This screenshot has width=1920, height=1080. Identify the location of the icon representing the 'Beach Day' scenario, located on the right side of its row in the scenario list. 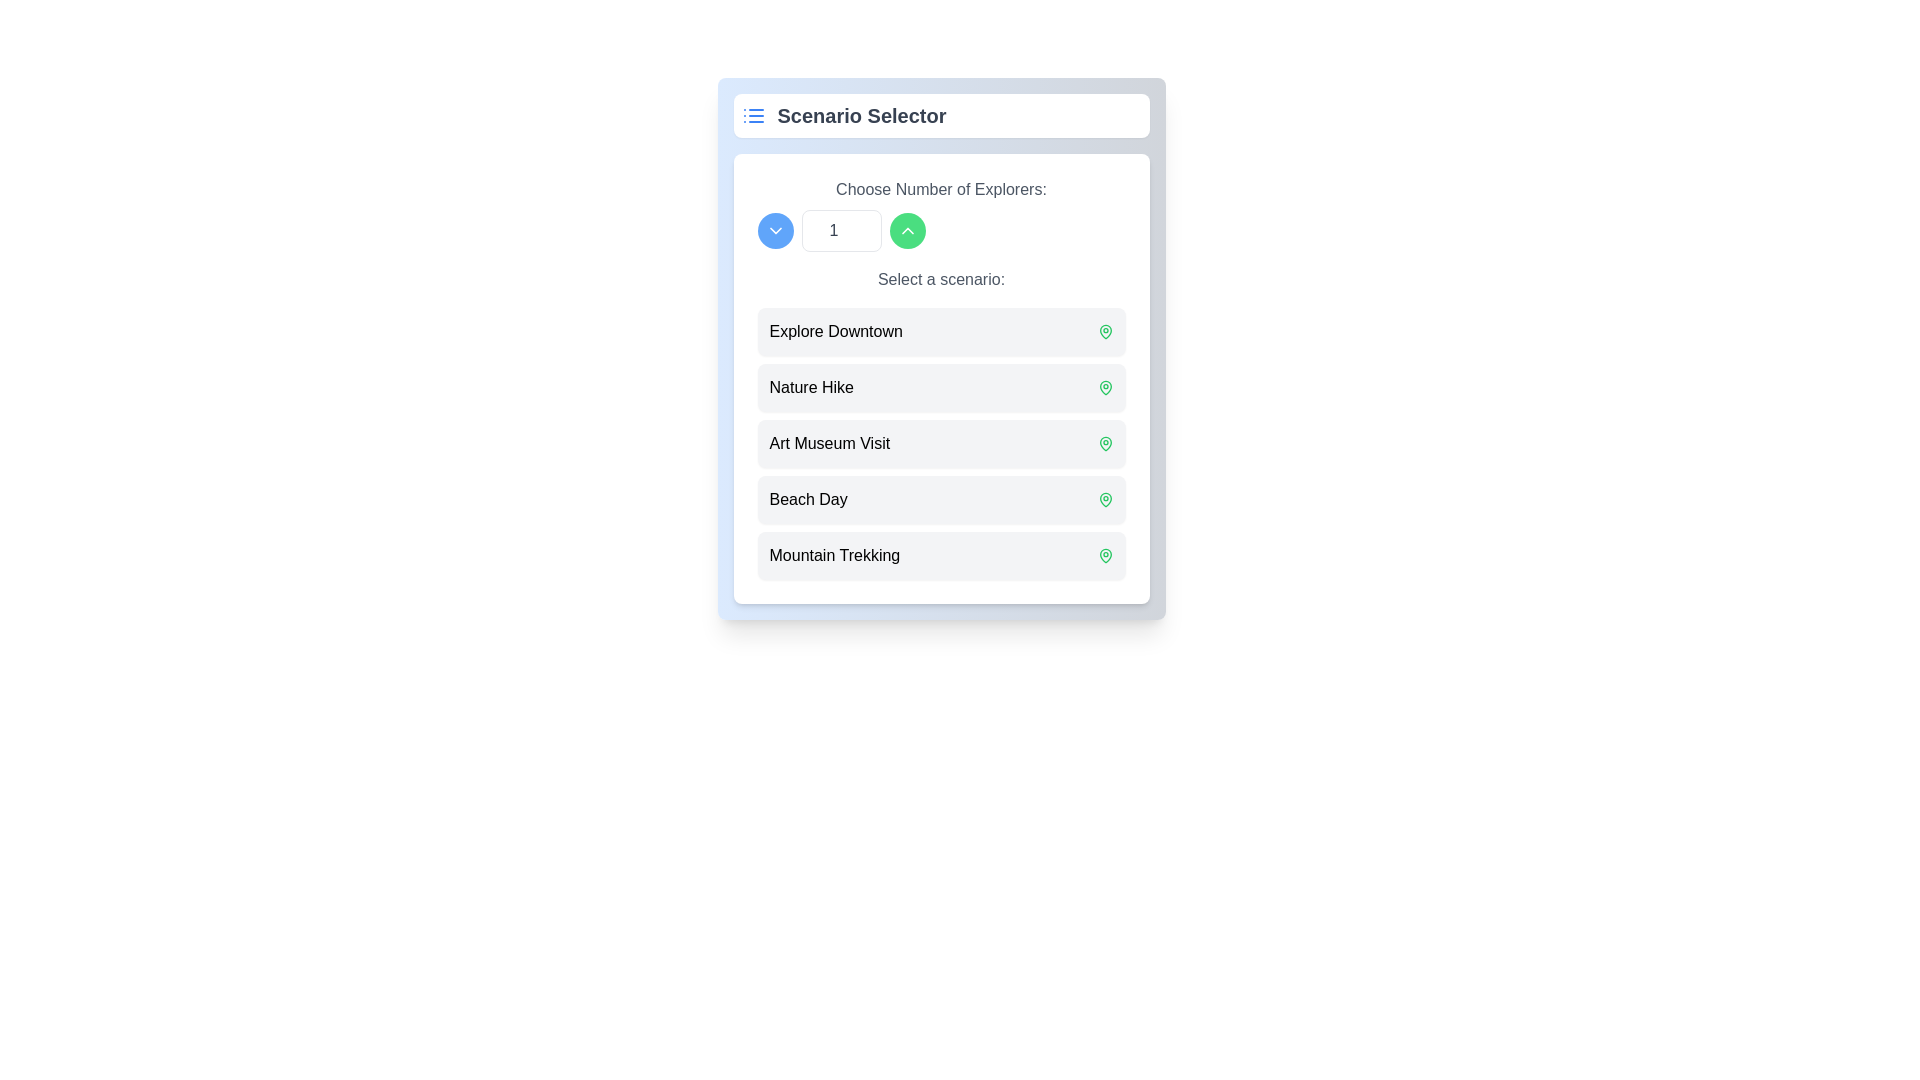
(1104, 499).